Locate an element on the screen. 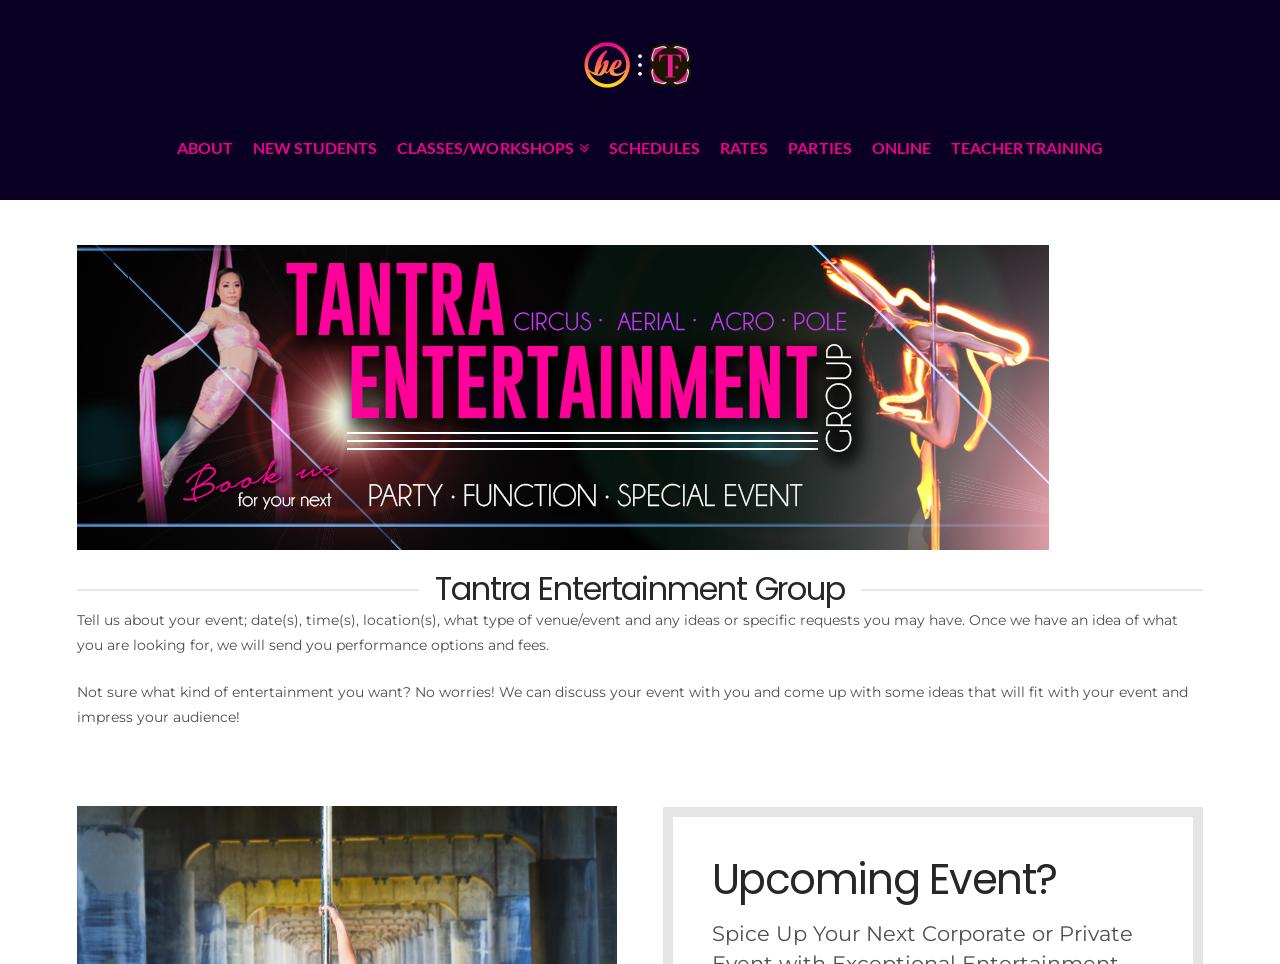 Image resolution: width=1280 pixels, height=964 pixels. 'RATES' is located at coordinates (720, 147).